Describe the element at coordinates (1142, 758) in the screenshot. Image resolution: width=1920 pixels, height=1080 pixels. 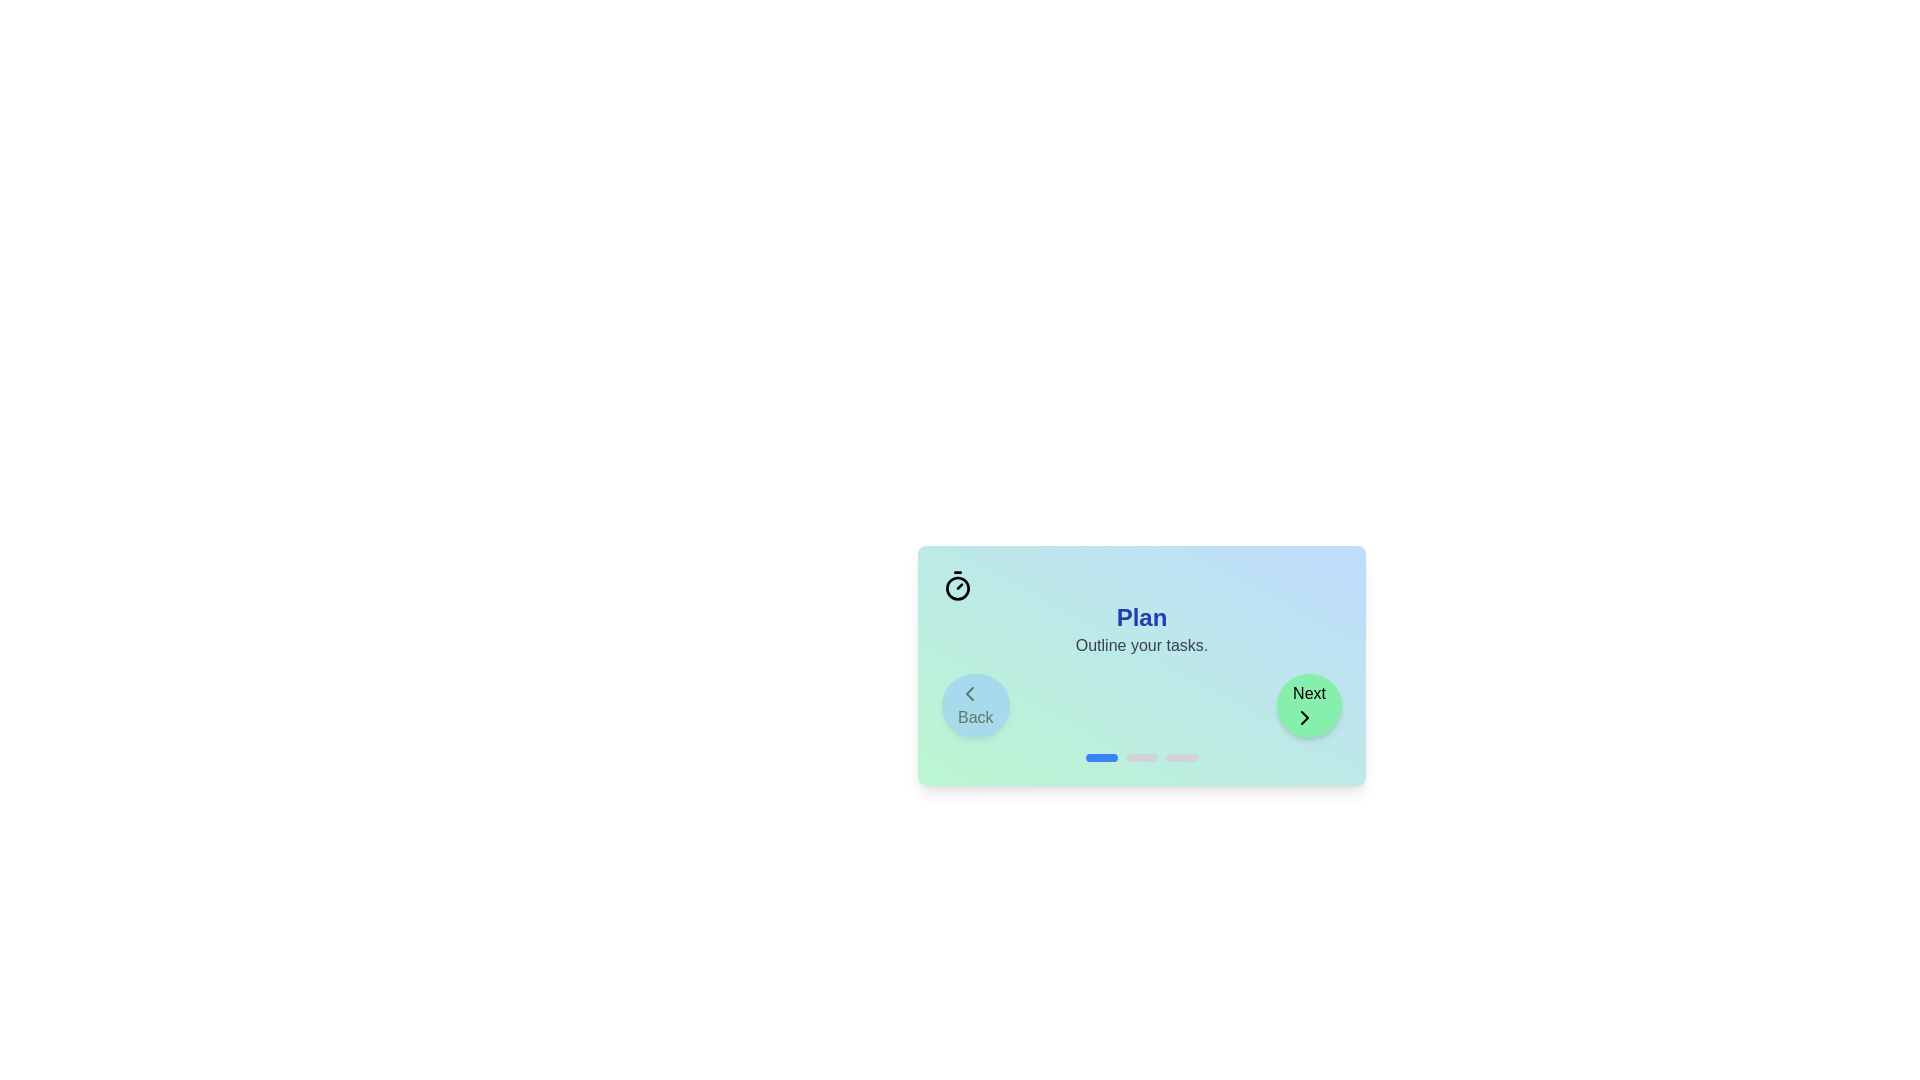
I see `the stage indicator corresponding to Execute` at that location.